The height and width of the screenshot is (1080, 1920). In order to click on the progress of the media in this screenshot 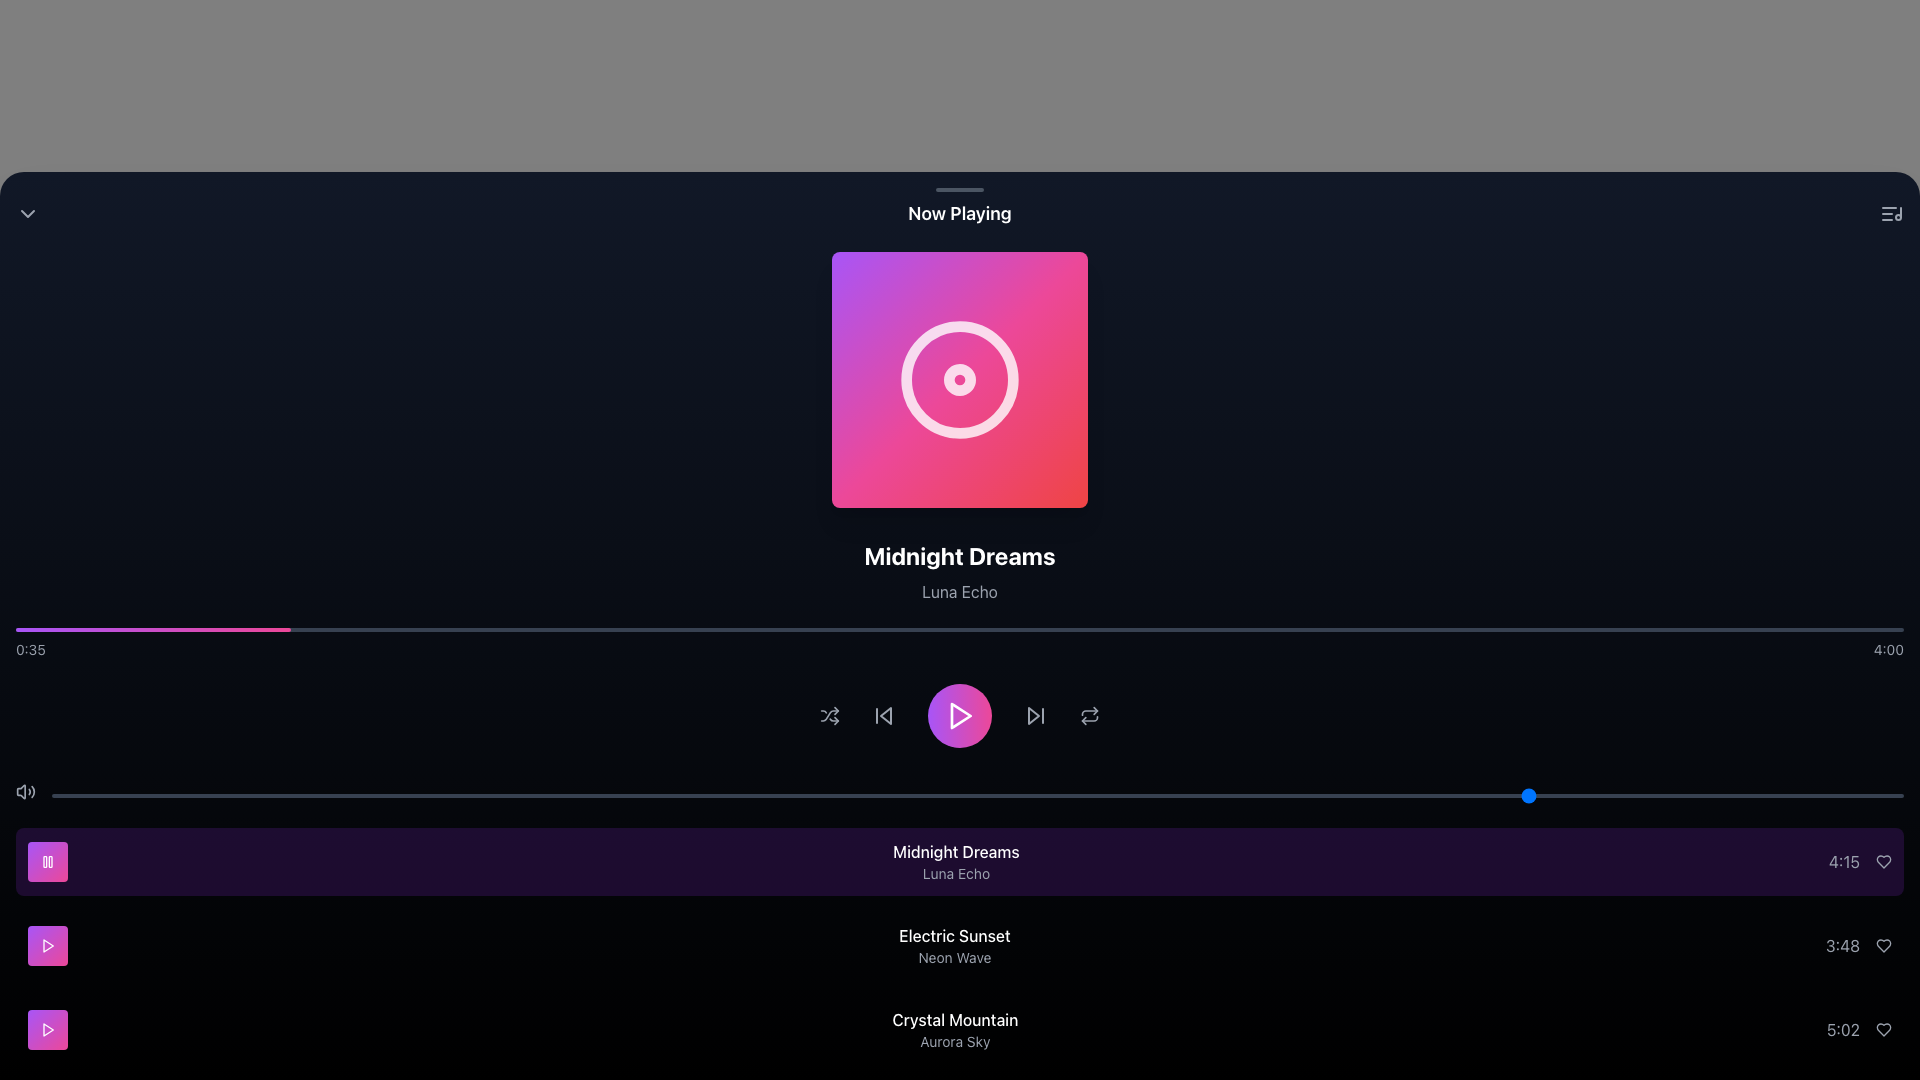, I will do `click(714, 628)`.